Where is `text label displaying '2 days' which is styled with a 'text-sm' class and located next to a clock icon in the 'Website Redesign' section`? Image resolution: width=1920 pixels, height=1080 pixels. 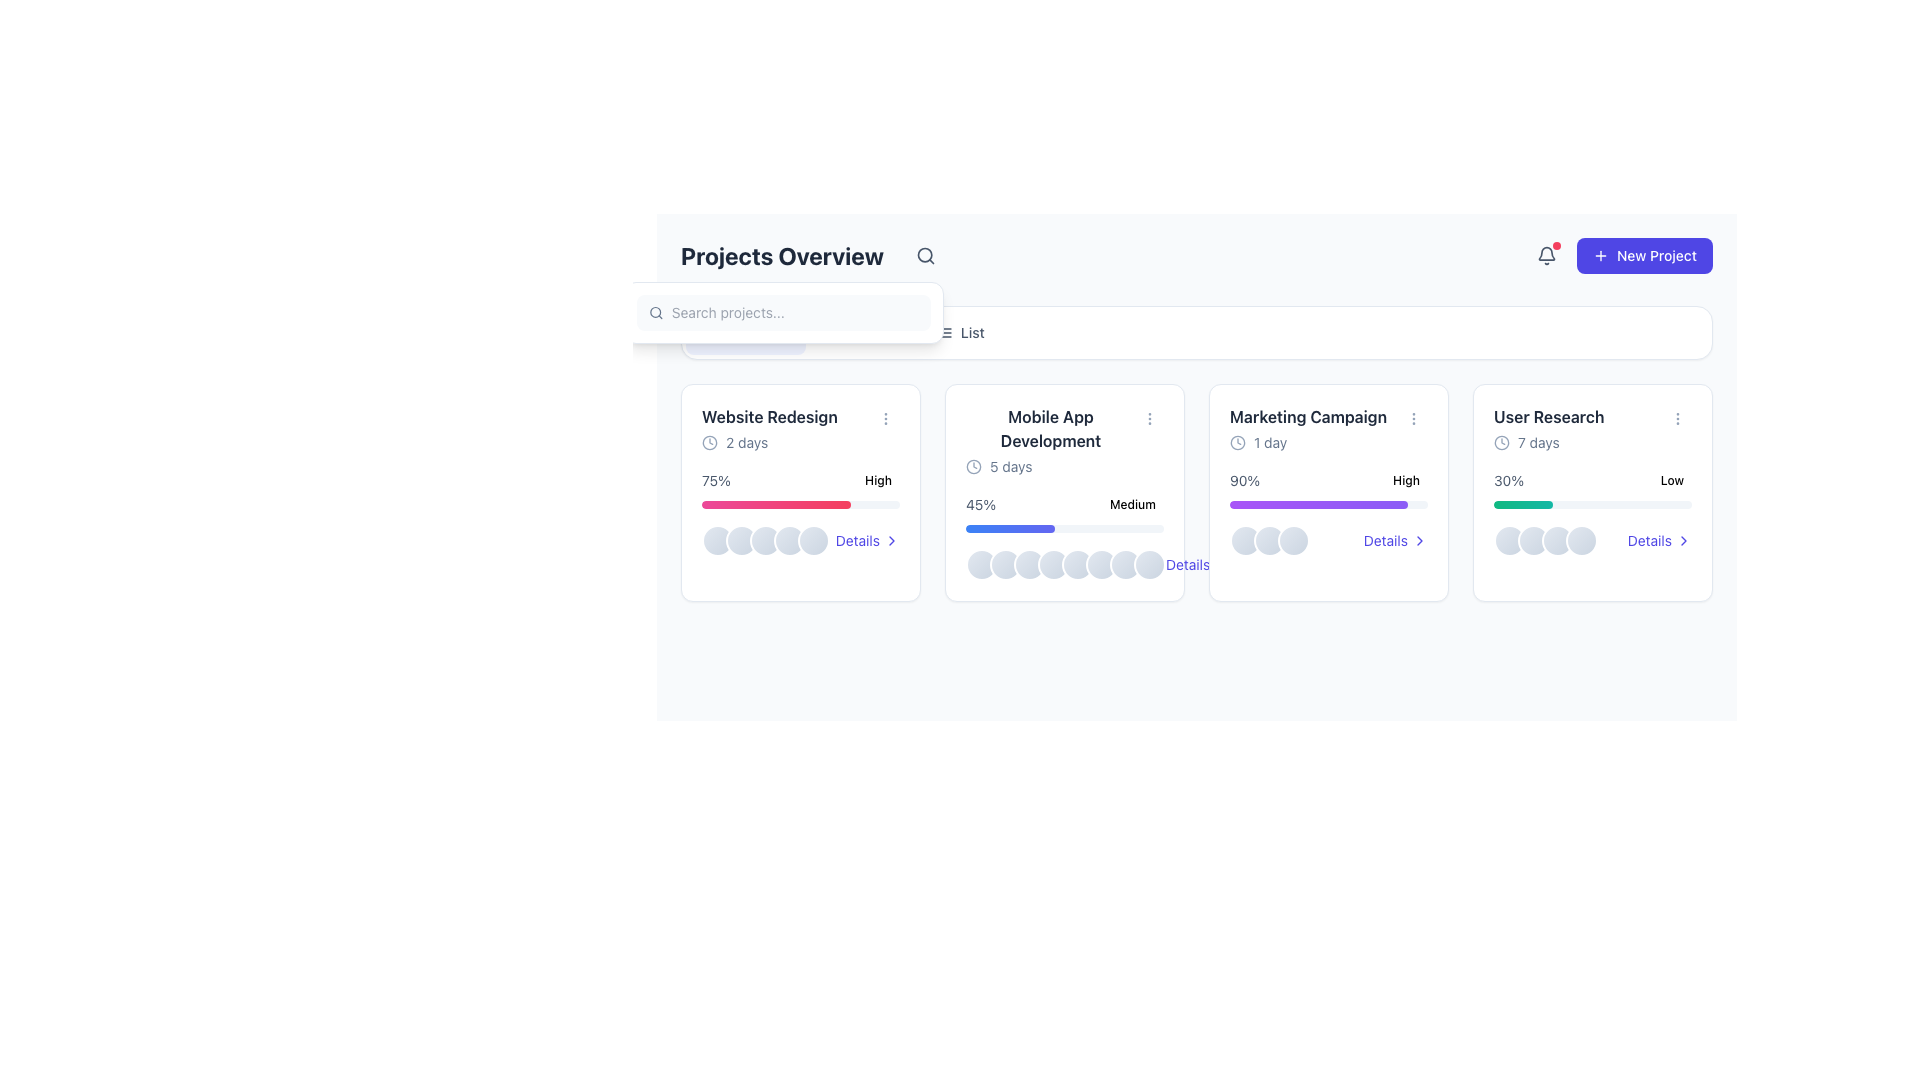 text label displaying '2 days' which is styled with a 'text-sm' class and located next to a clock icon in the 'Website Redesign' section is located at coordinates (746, 442).